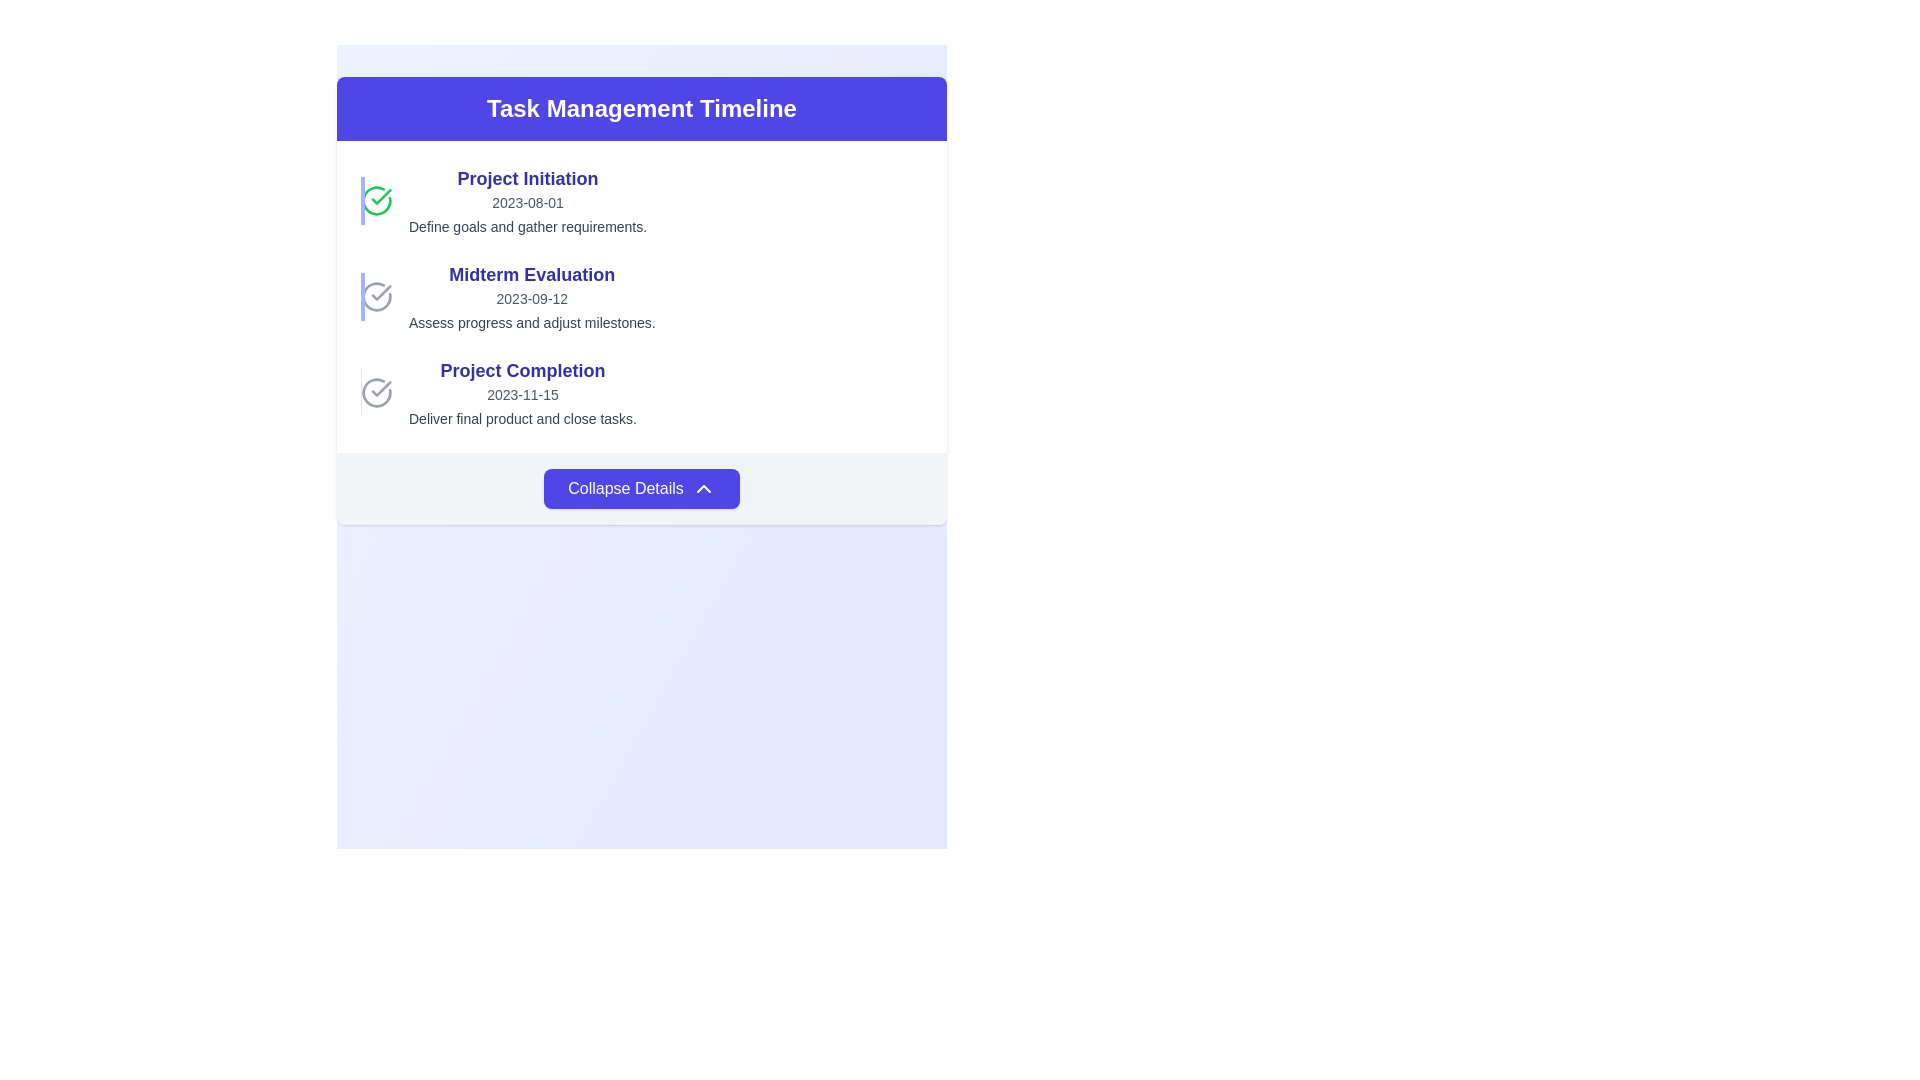 This screenshot has height=1080, width=1920. Describe the element at coordinates (523, 370) in the screenshot. I see `the title text label 'Project Completion' styled with large, bold, indigo-colored text, located in the 'Task Management Timeline' section, which is the third item in the list` at that location.